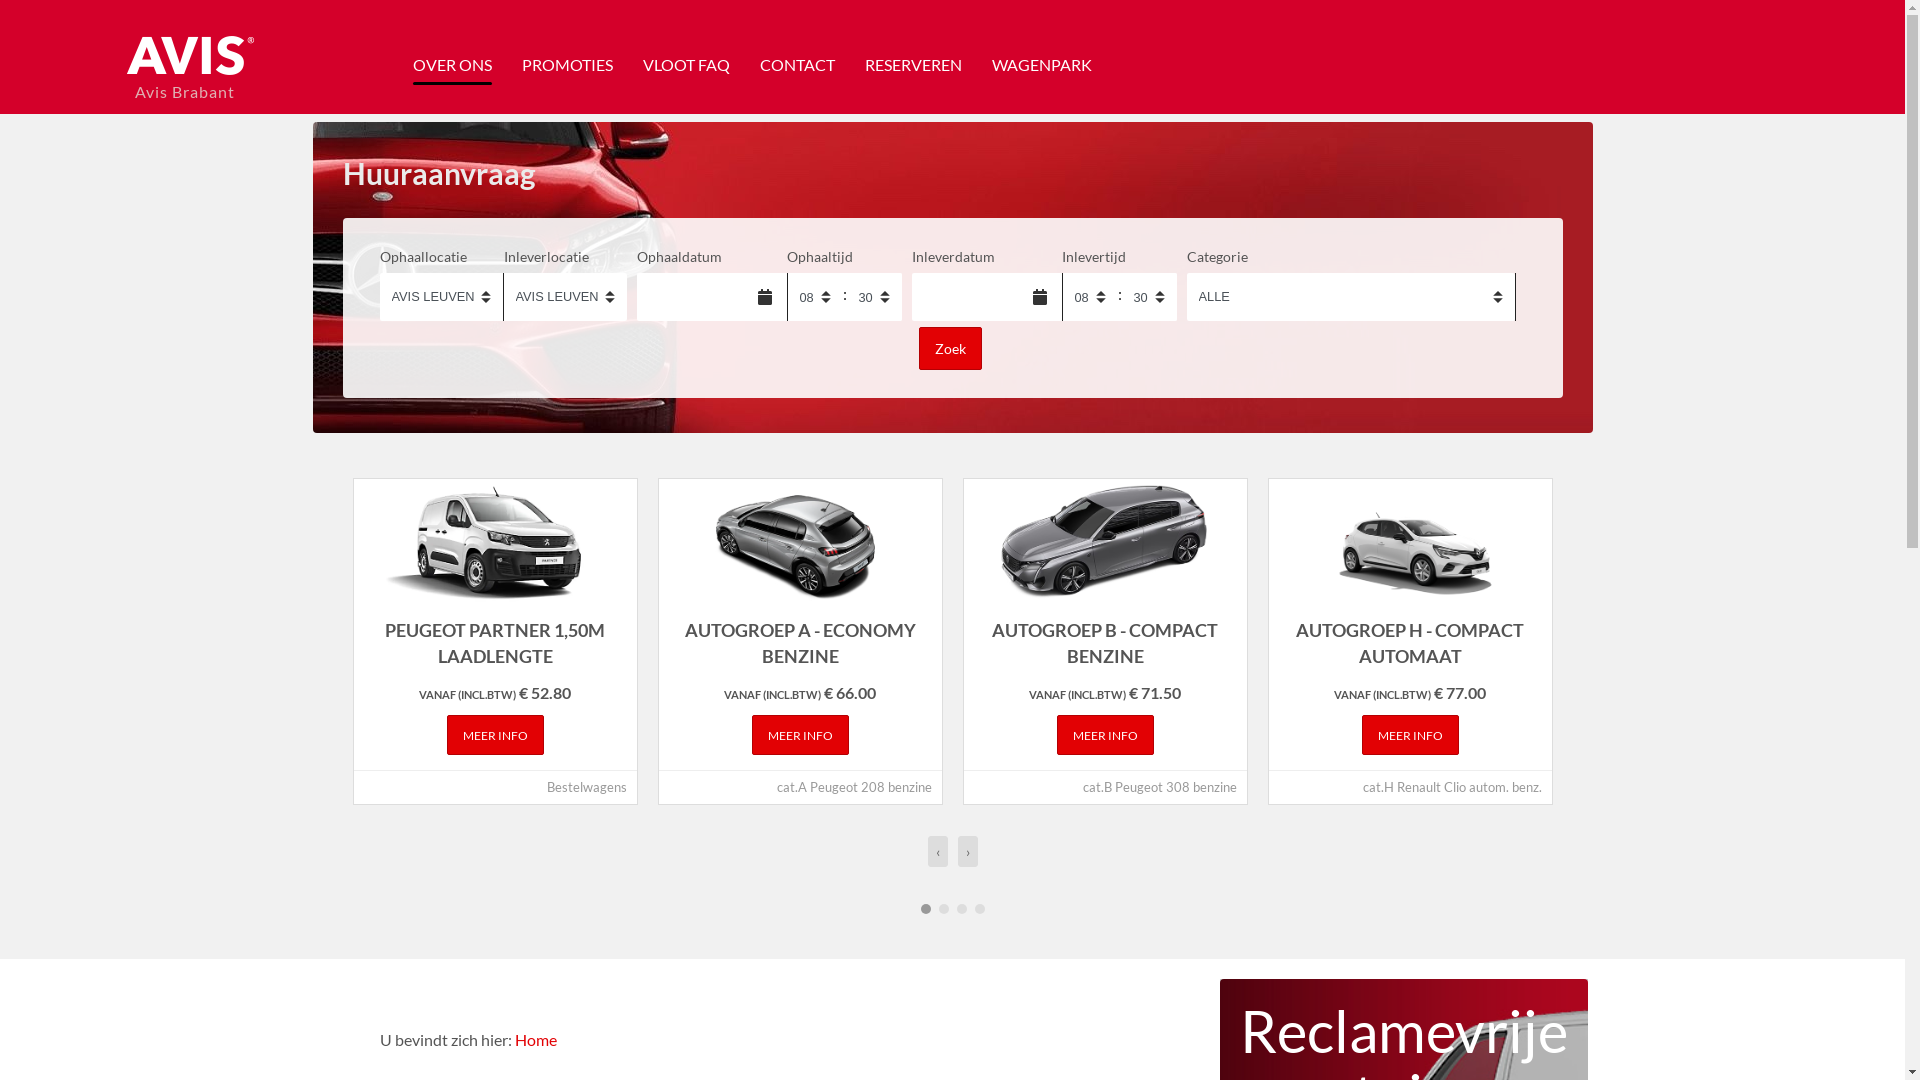  What do you see at coordinates (494, 735) in the screenshot?
I see `'MEER INFO'` at bounding box center [494, 735].